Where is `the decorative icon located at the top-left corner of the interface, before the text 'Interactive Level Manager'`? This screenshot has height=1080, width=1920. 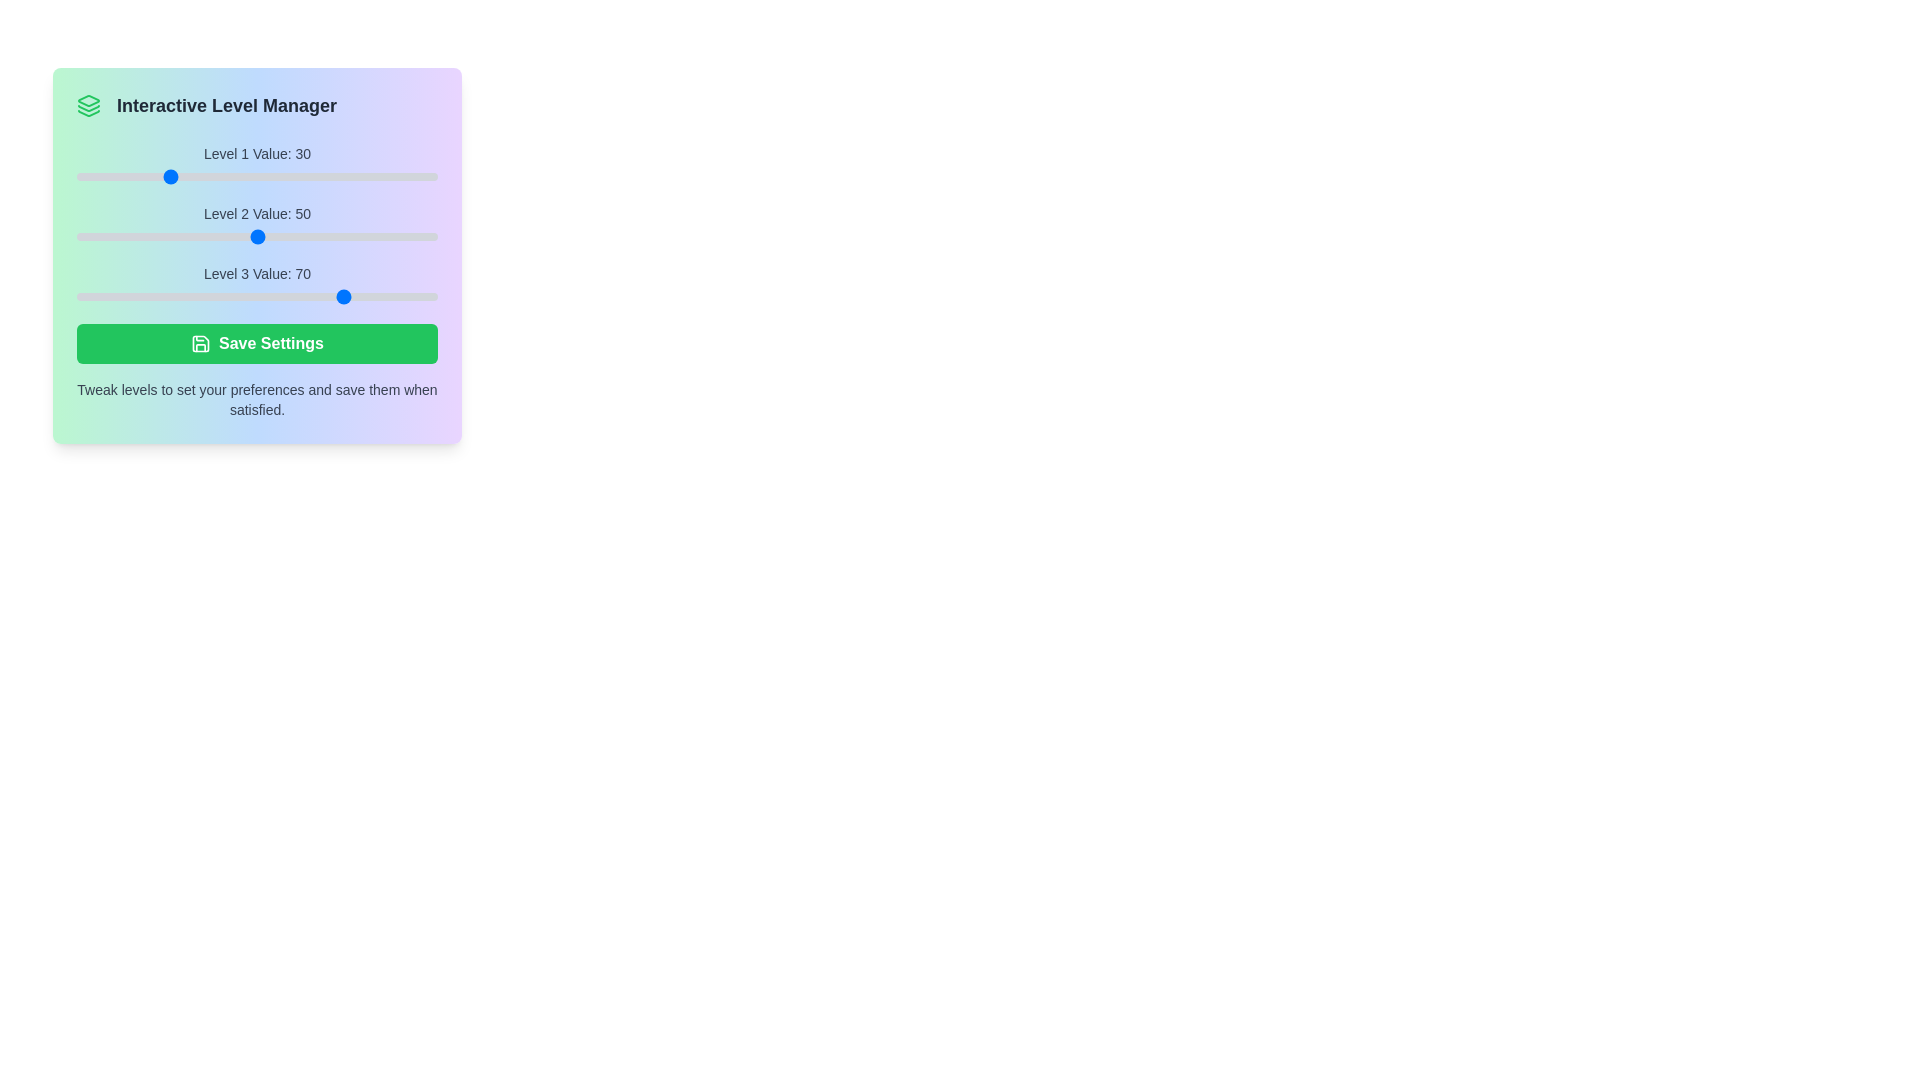
the decorative icon located at the top-left corner of the interface, before the text 'Interactive Level Manager' is located at coordinates (88, 100).